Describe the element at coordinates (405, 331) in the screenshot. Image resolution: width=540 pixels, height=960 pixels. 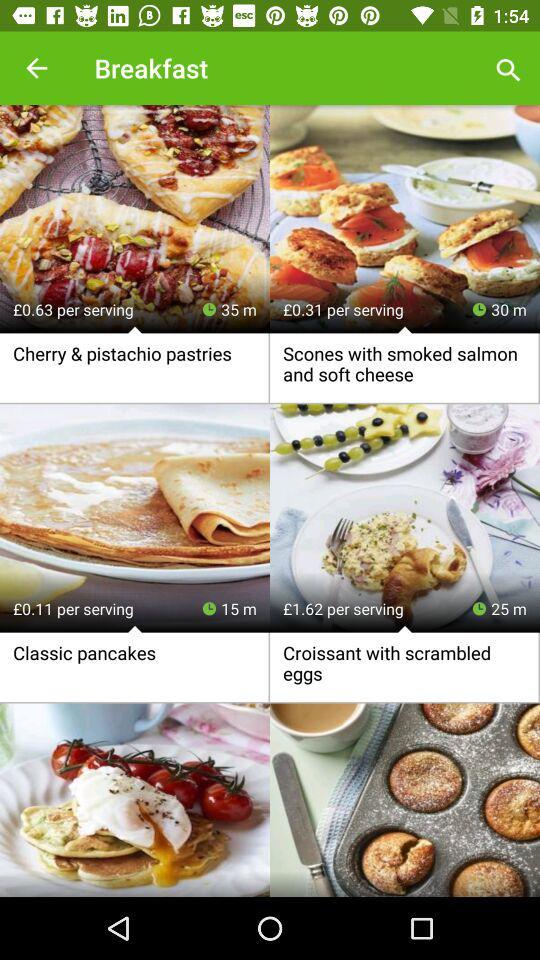
I see `the up scroll icon in the 30m image` at that location.